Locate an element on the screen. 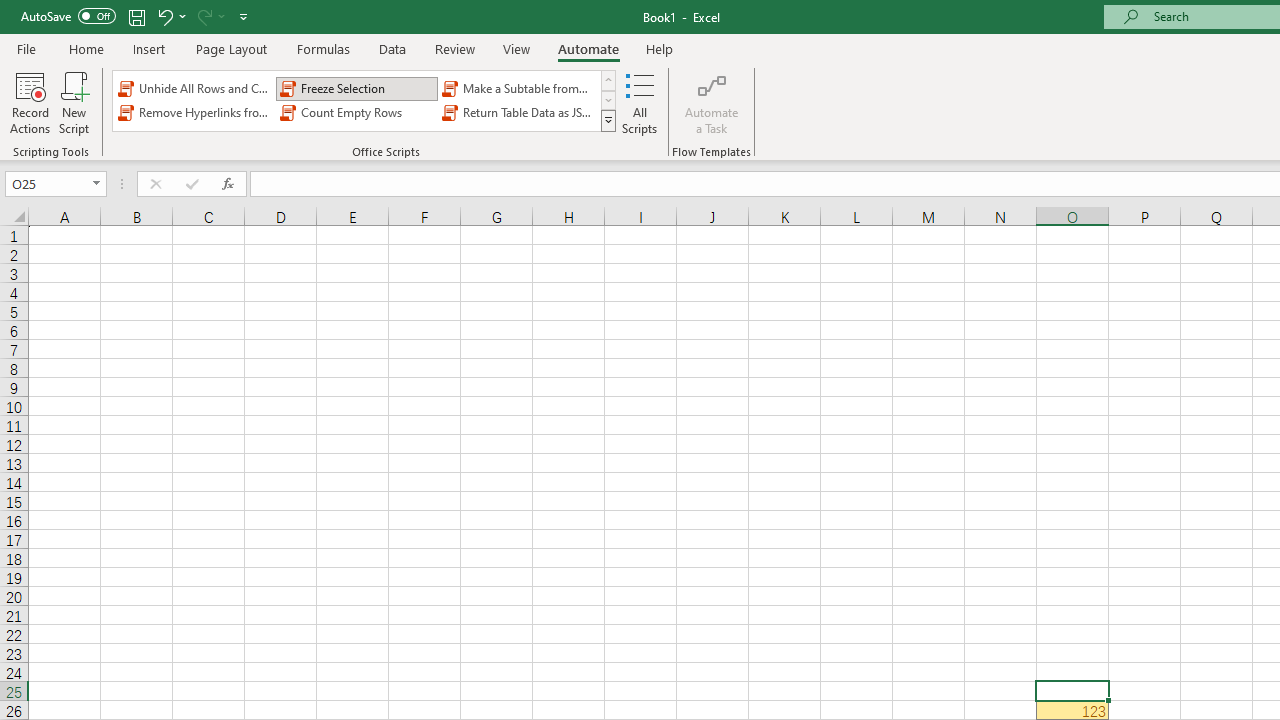  'Record Actions' is located at coordinates (30, 103).